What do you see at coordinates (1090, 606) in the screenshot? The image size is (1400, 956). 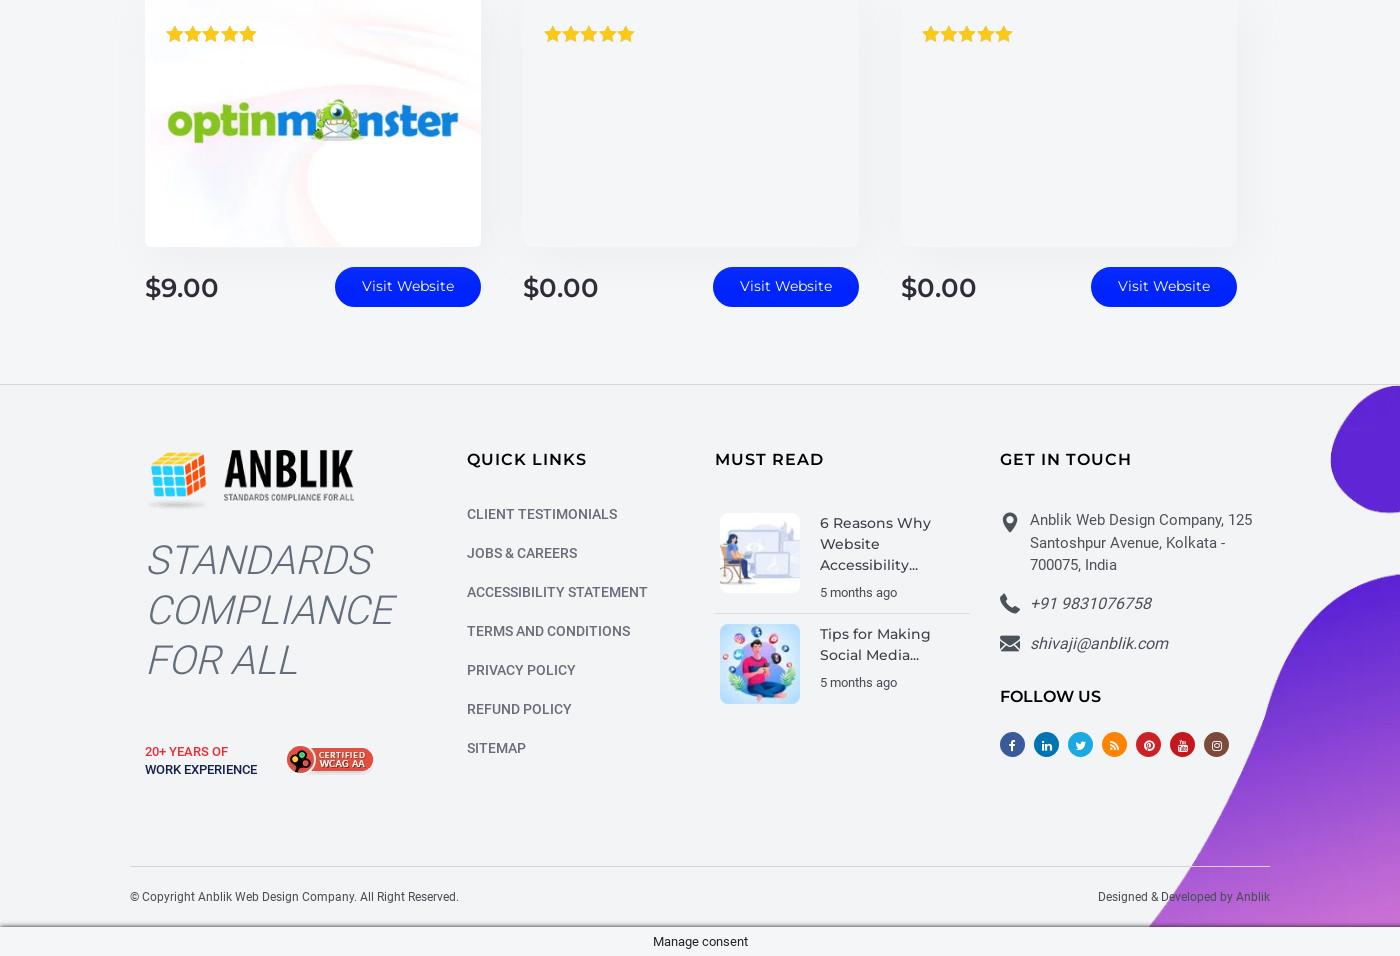 I see `'+91 9831076758'` at bounding box center [1090, 606].